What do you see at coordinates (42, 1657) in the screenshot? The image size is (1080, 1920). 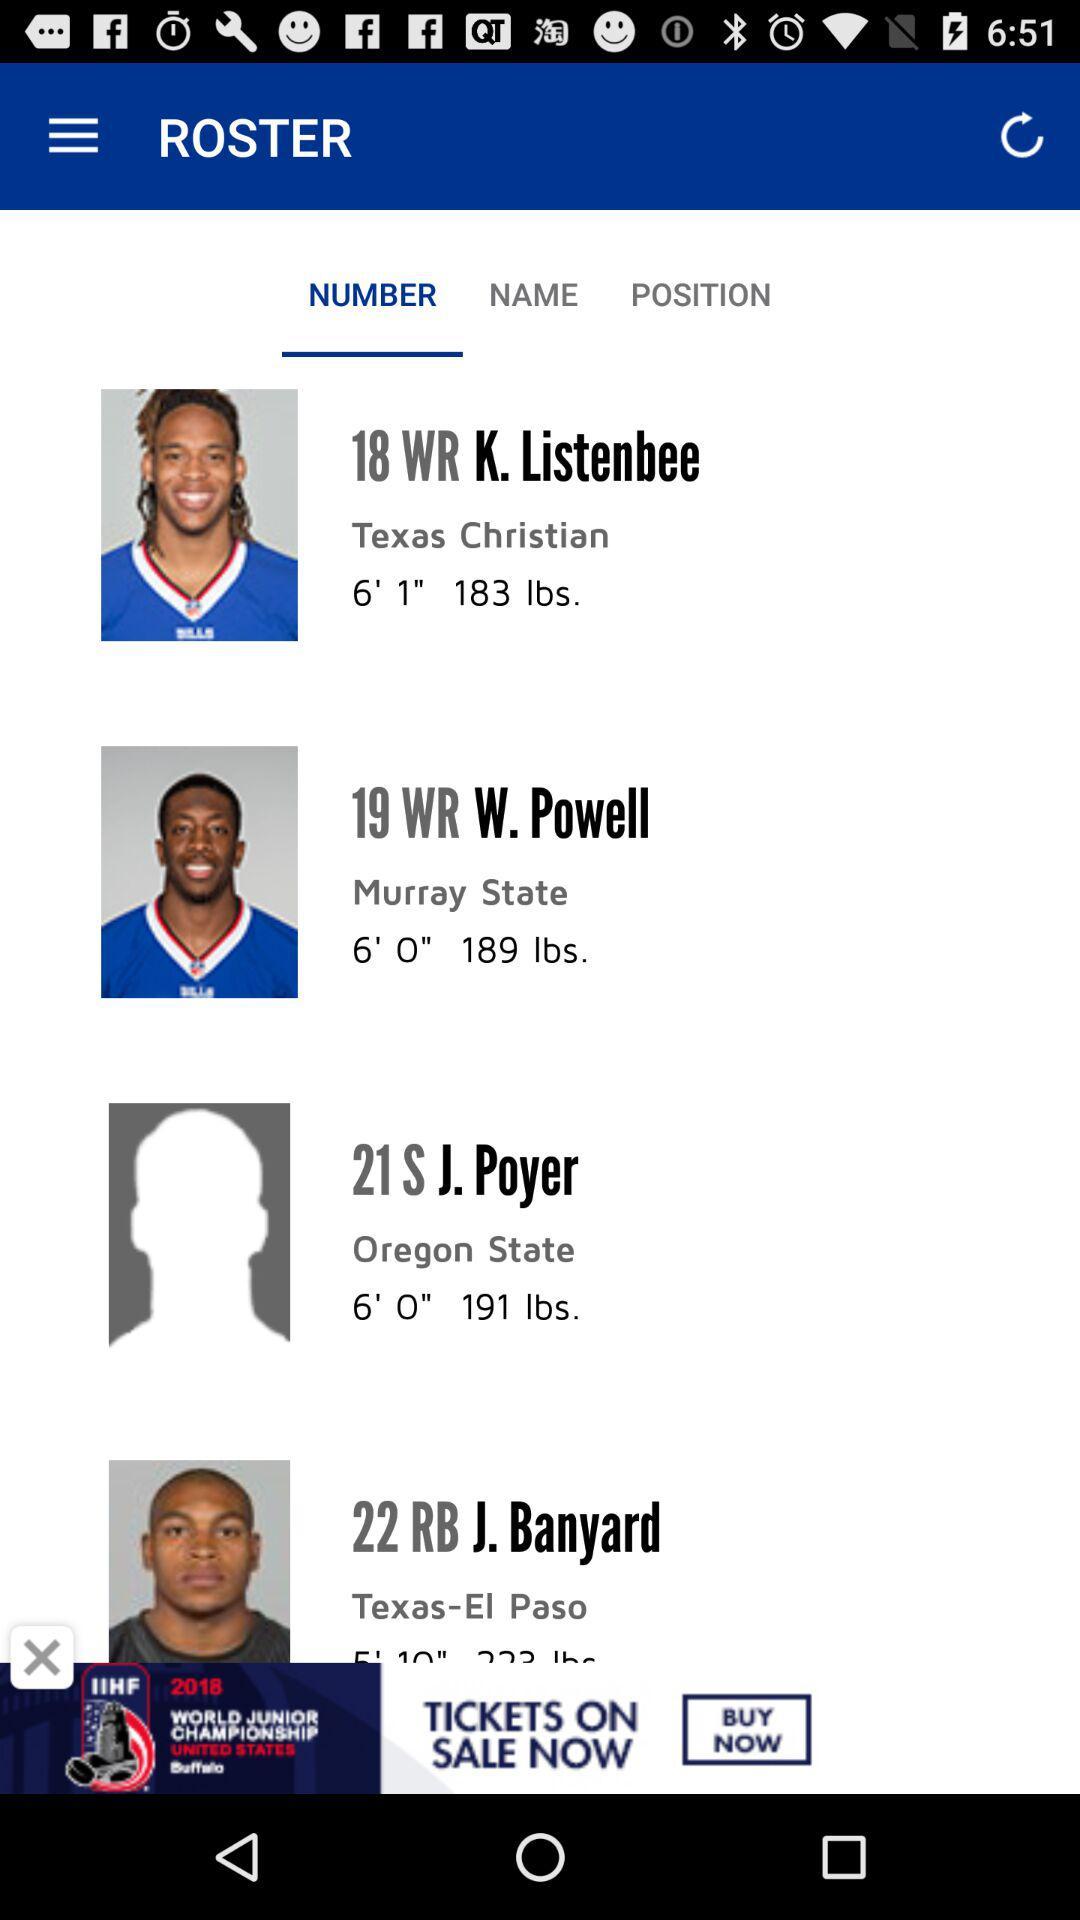 I see `advertisement` at bounding box center [42, 1657].